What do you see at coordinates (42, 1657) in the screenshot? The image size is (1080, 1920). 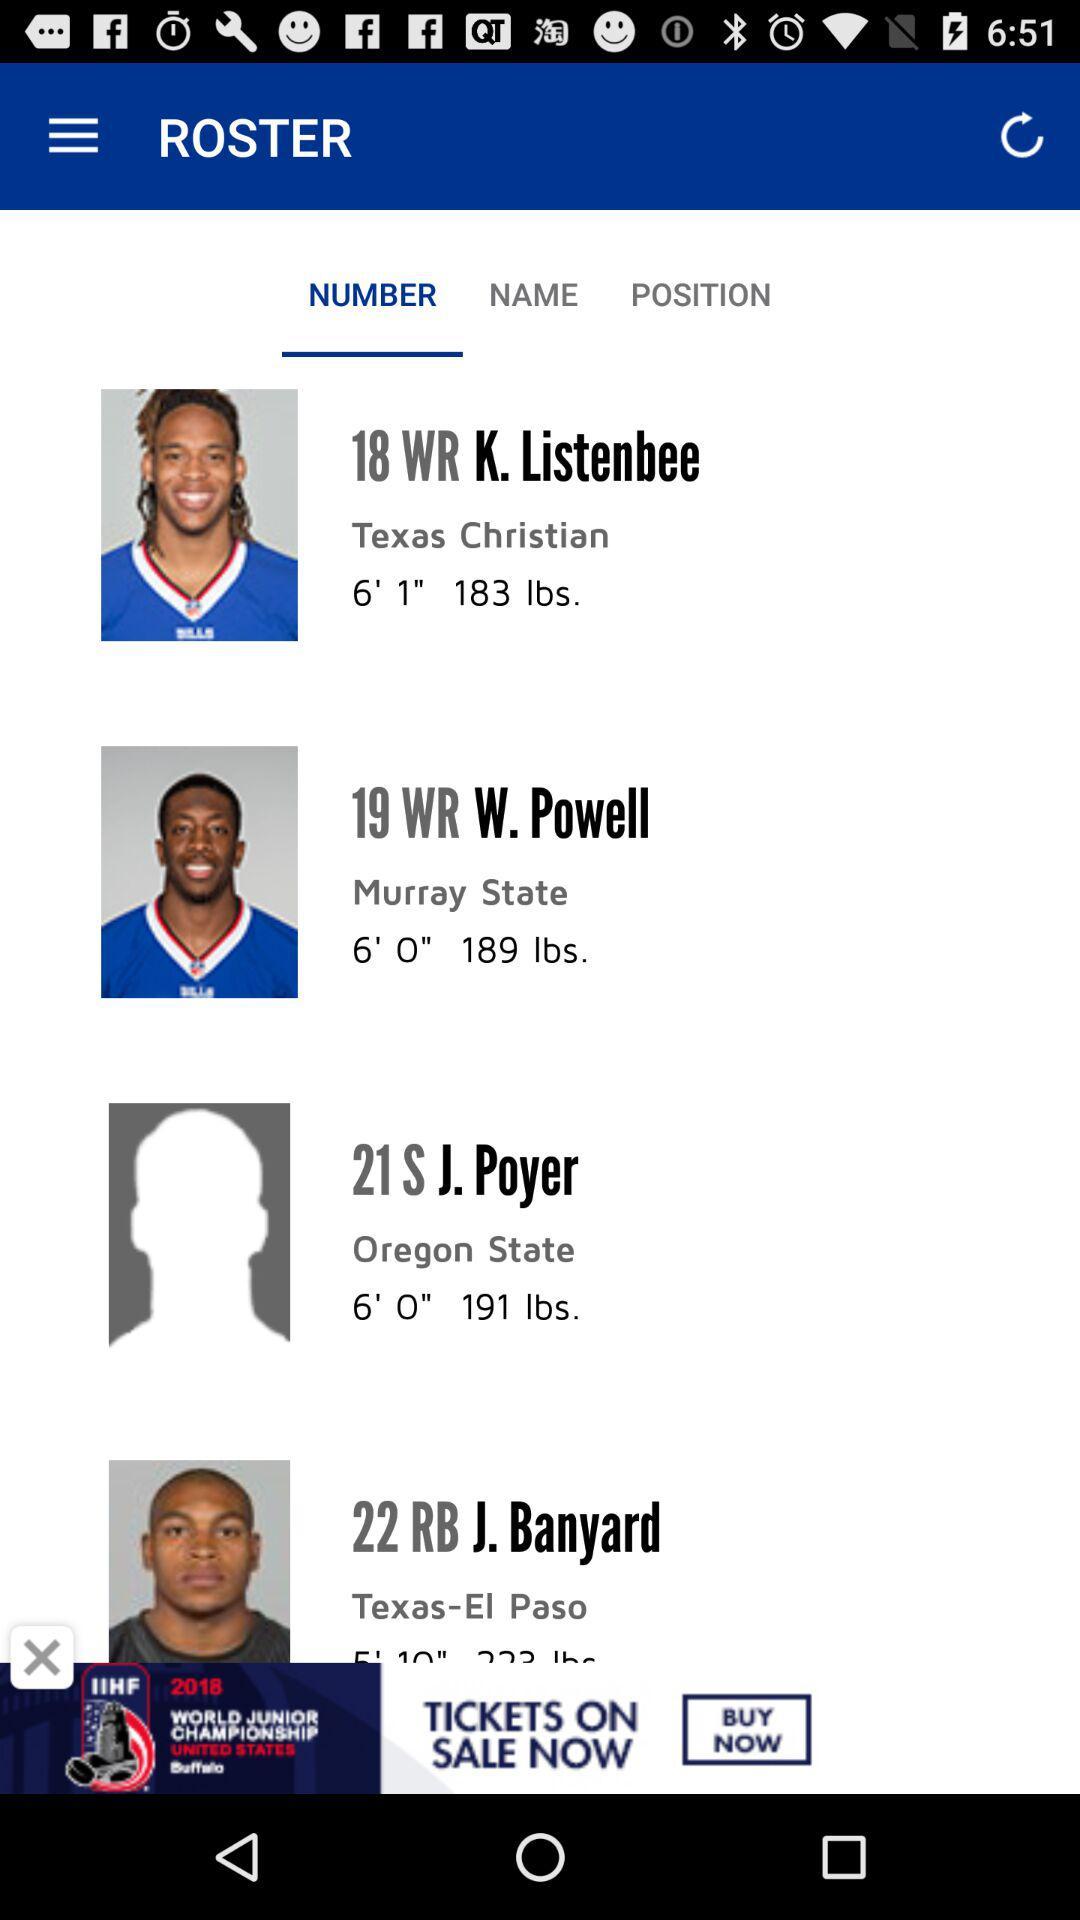 I see `advertisement` at bounding box center [42, 1657].